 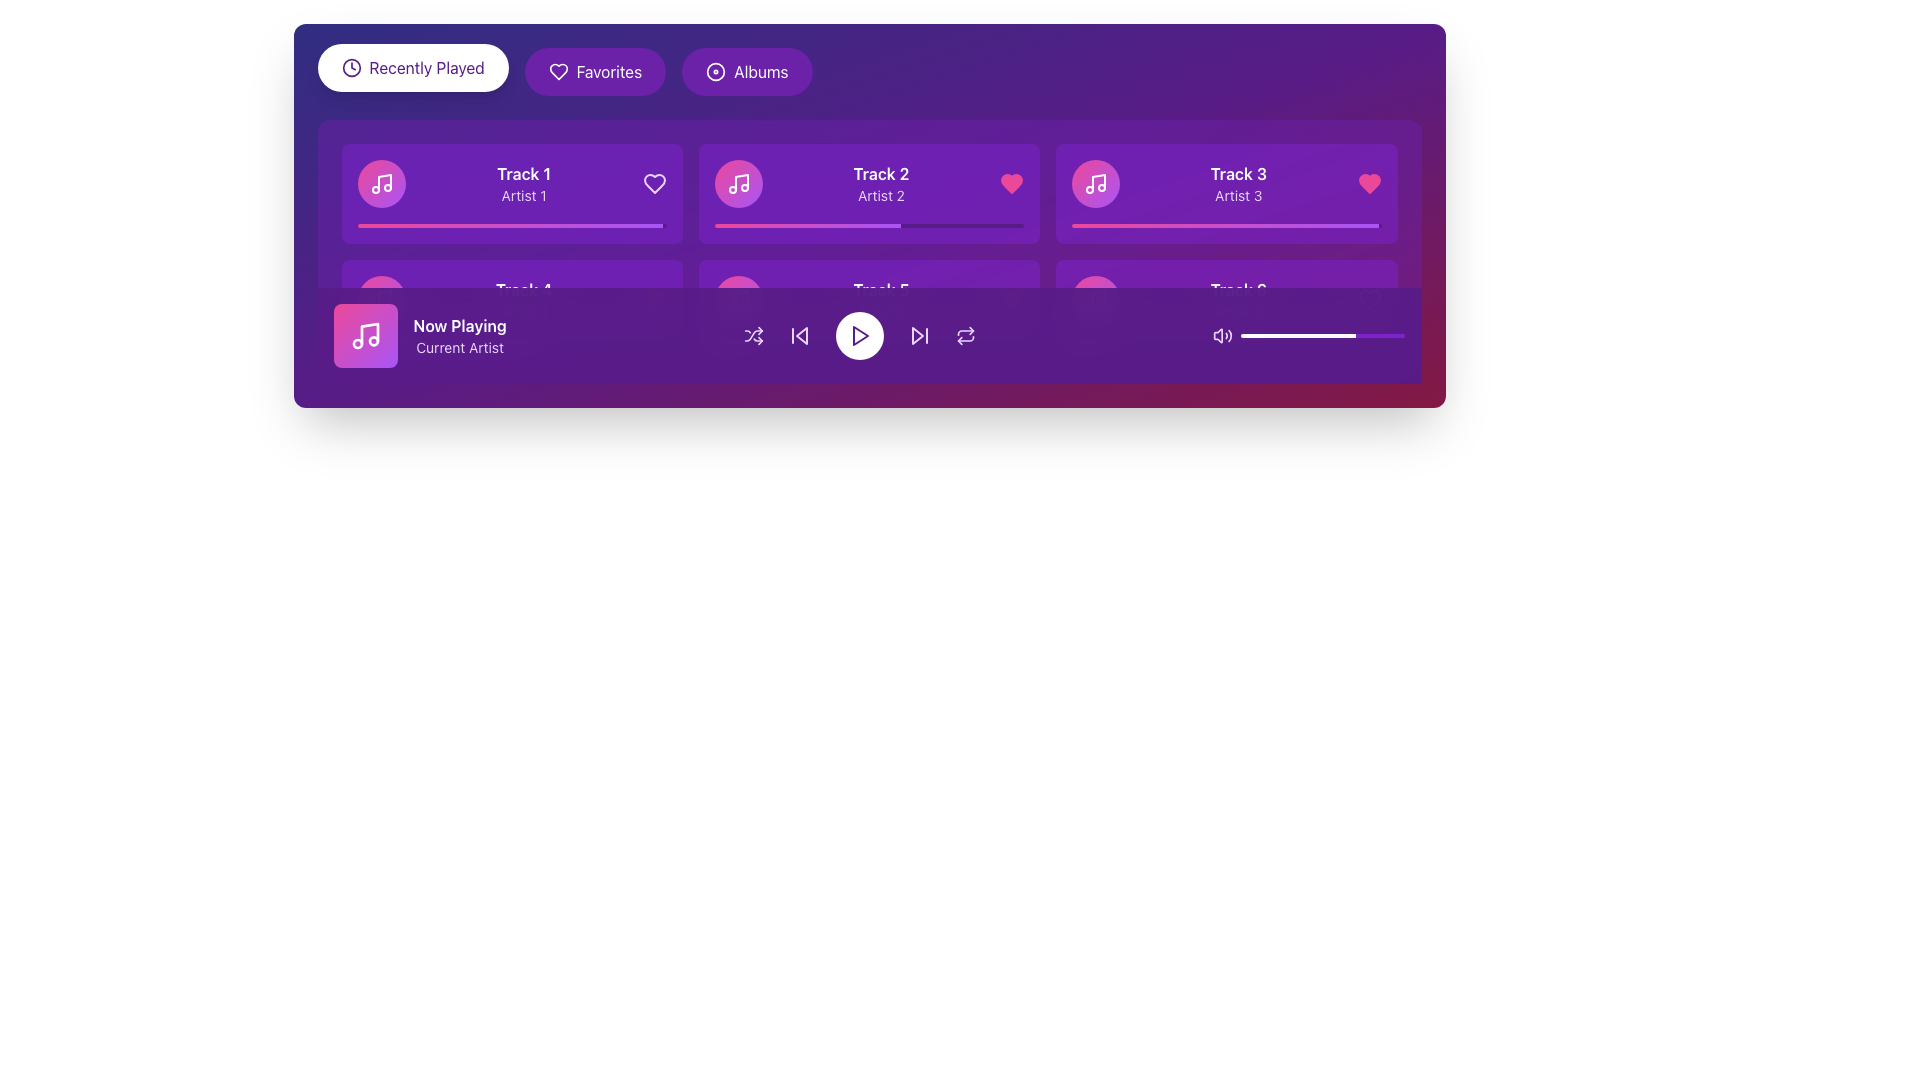 What do you see at coordinates (880, 196) in the screenshot?
I see `the text label displaying 'Artist 2' in a small-sized font with a light purple color, located below the 'Track 2' label within the card layout for 'Track 2'` at bounding box center [880, 196].